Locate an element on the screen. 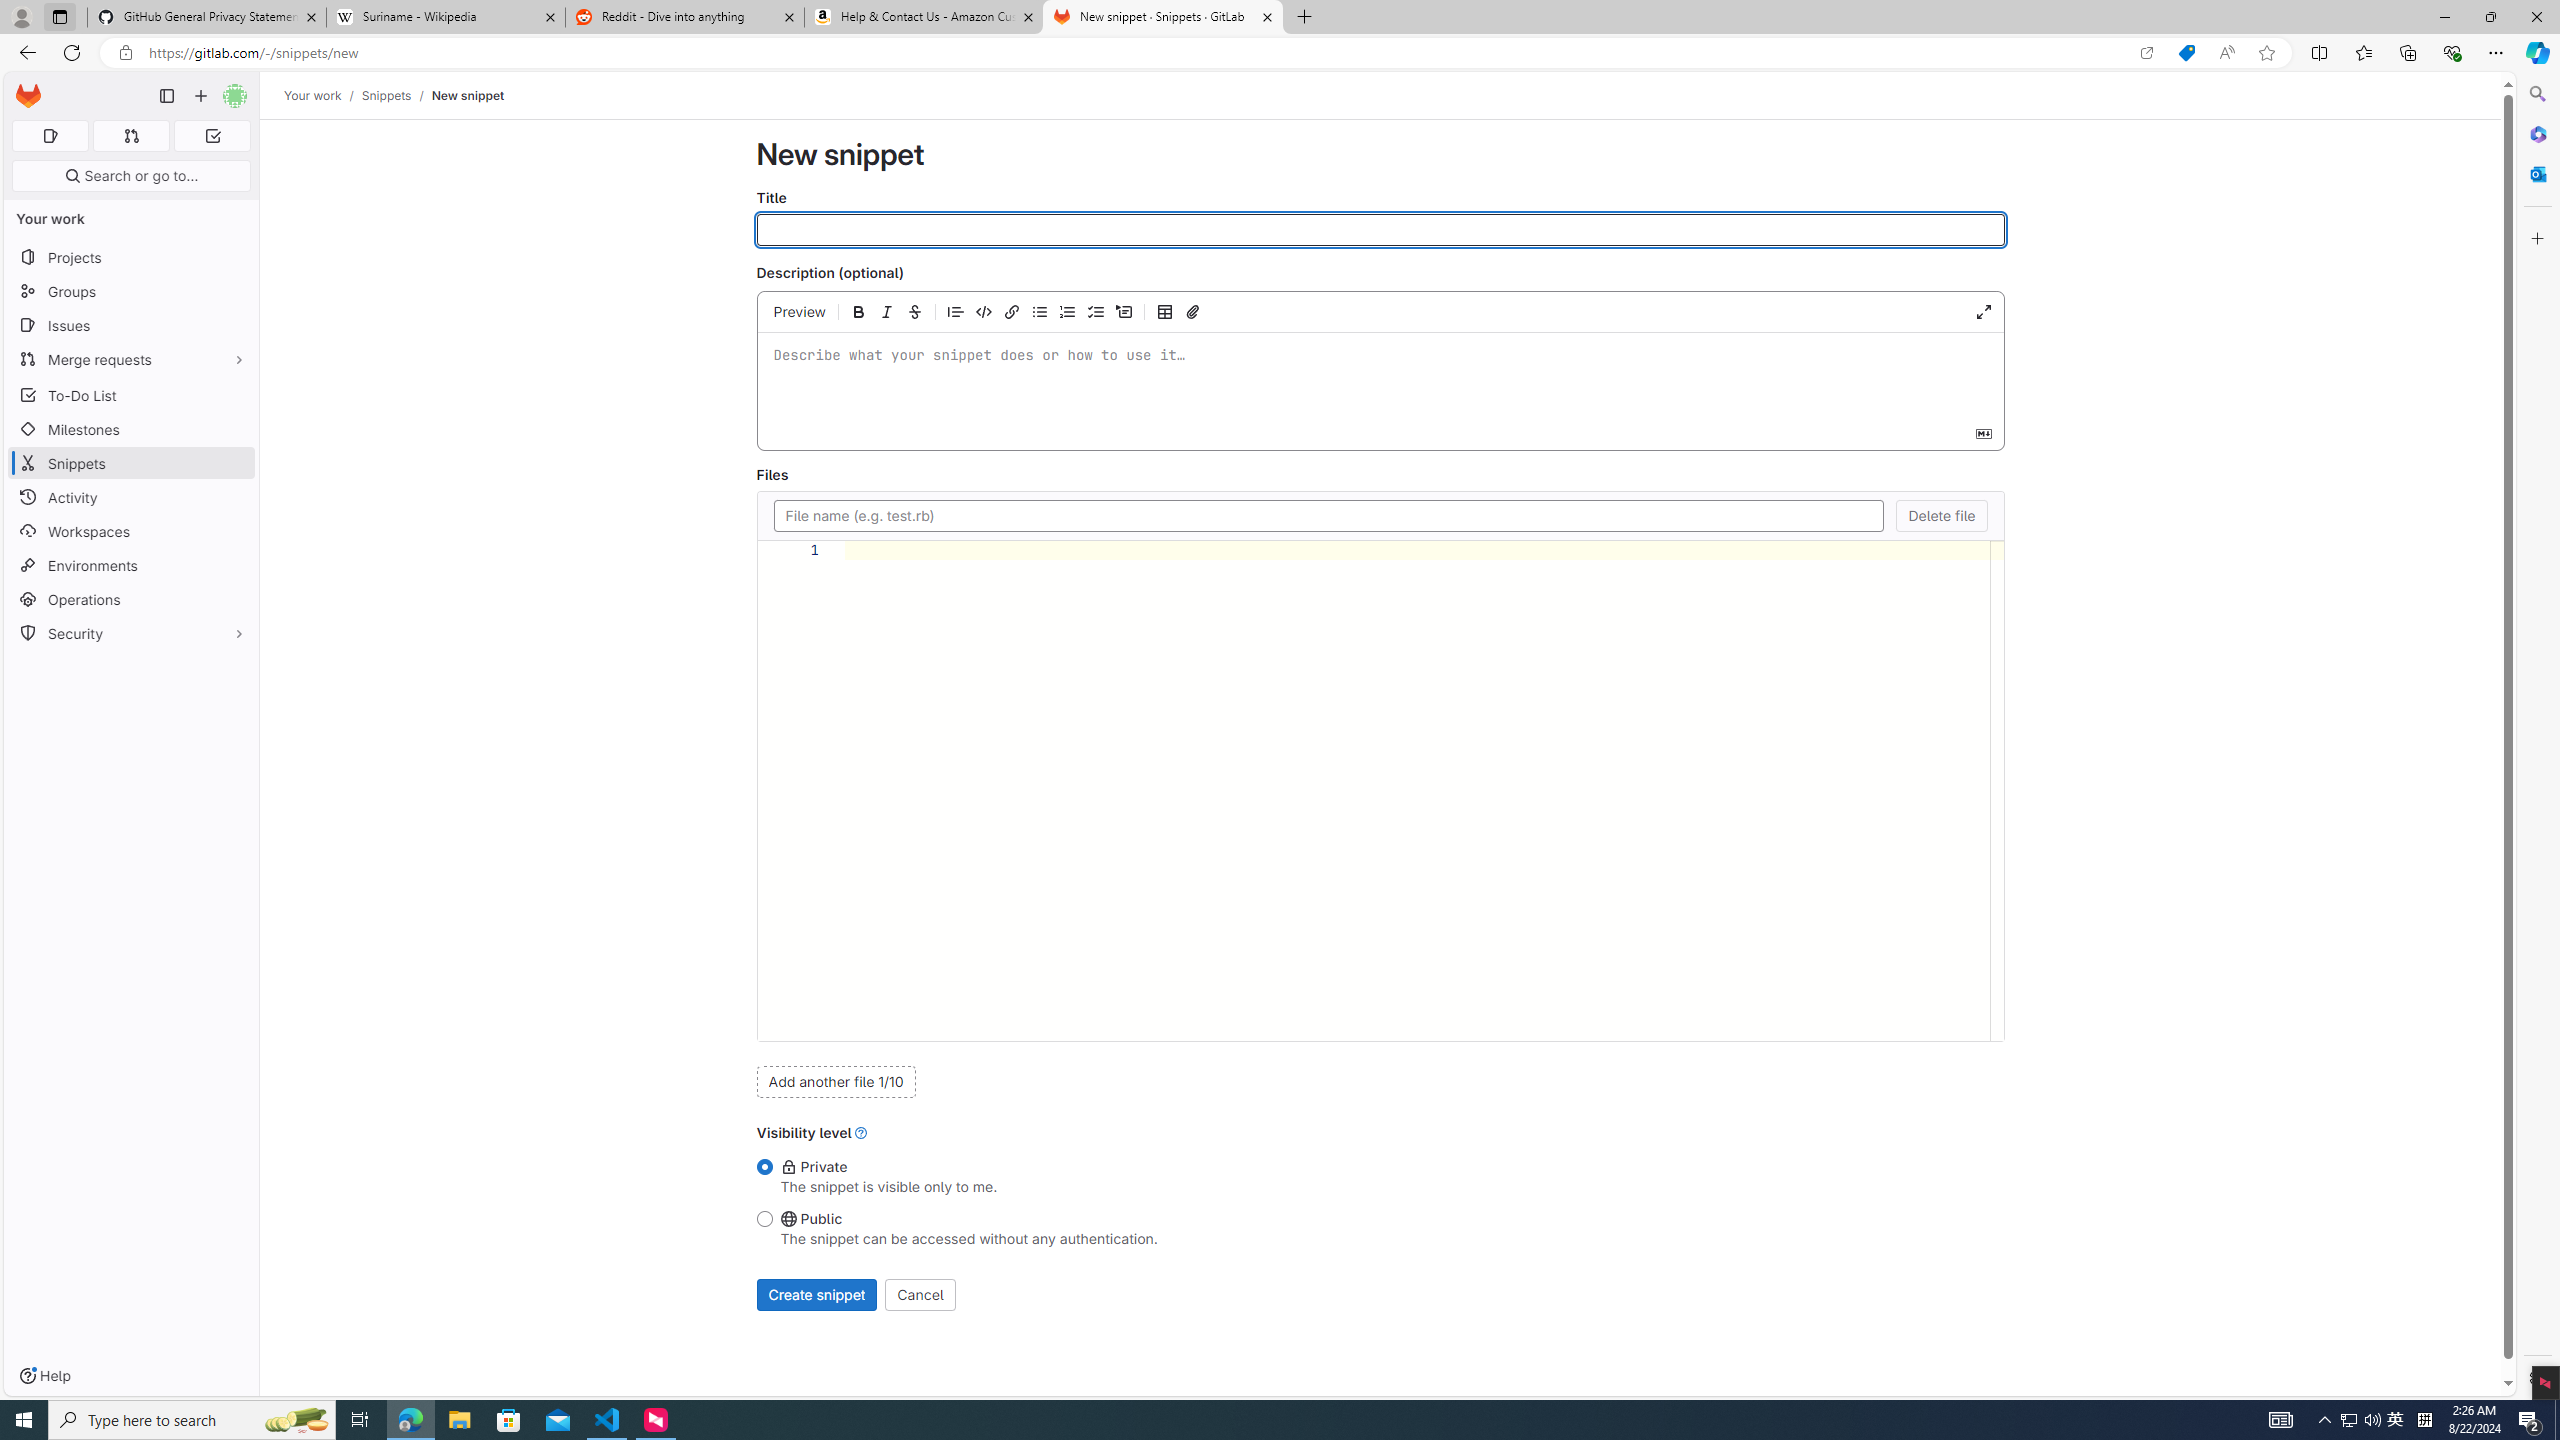  'Snippets' is located at coordinates (386, 95).